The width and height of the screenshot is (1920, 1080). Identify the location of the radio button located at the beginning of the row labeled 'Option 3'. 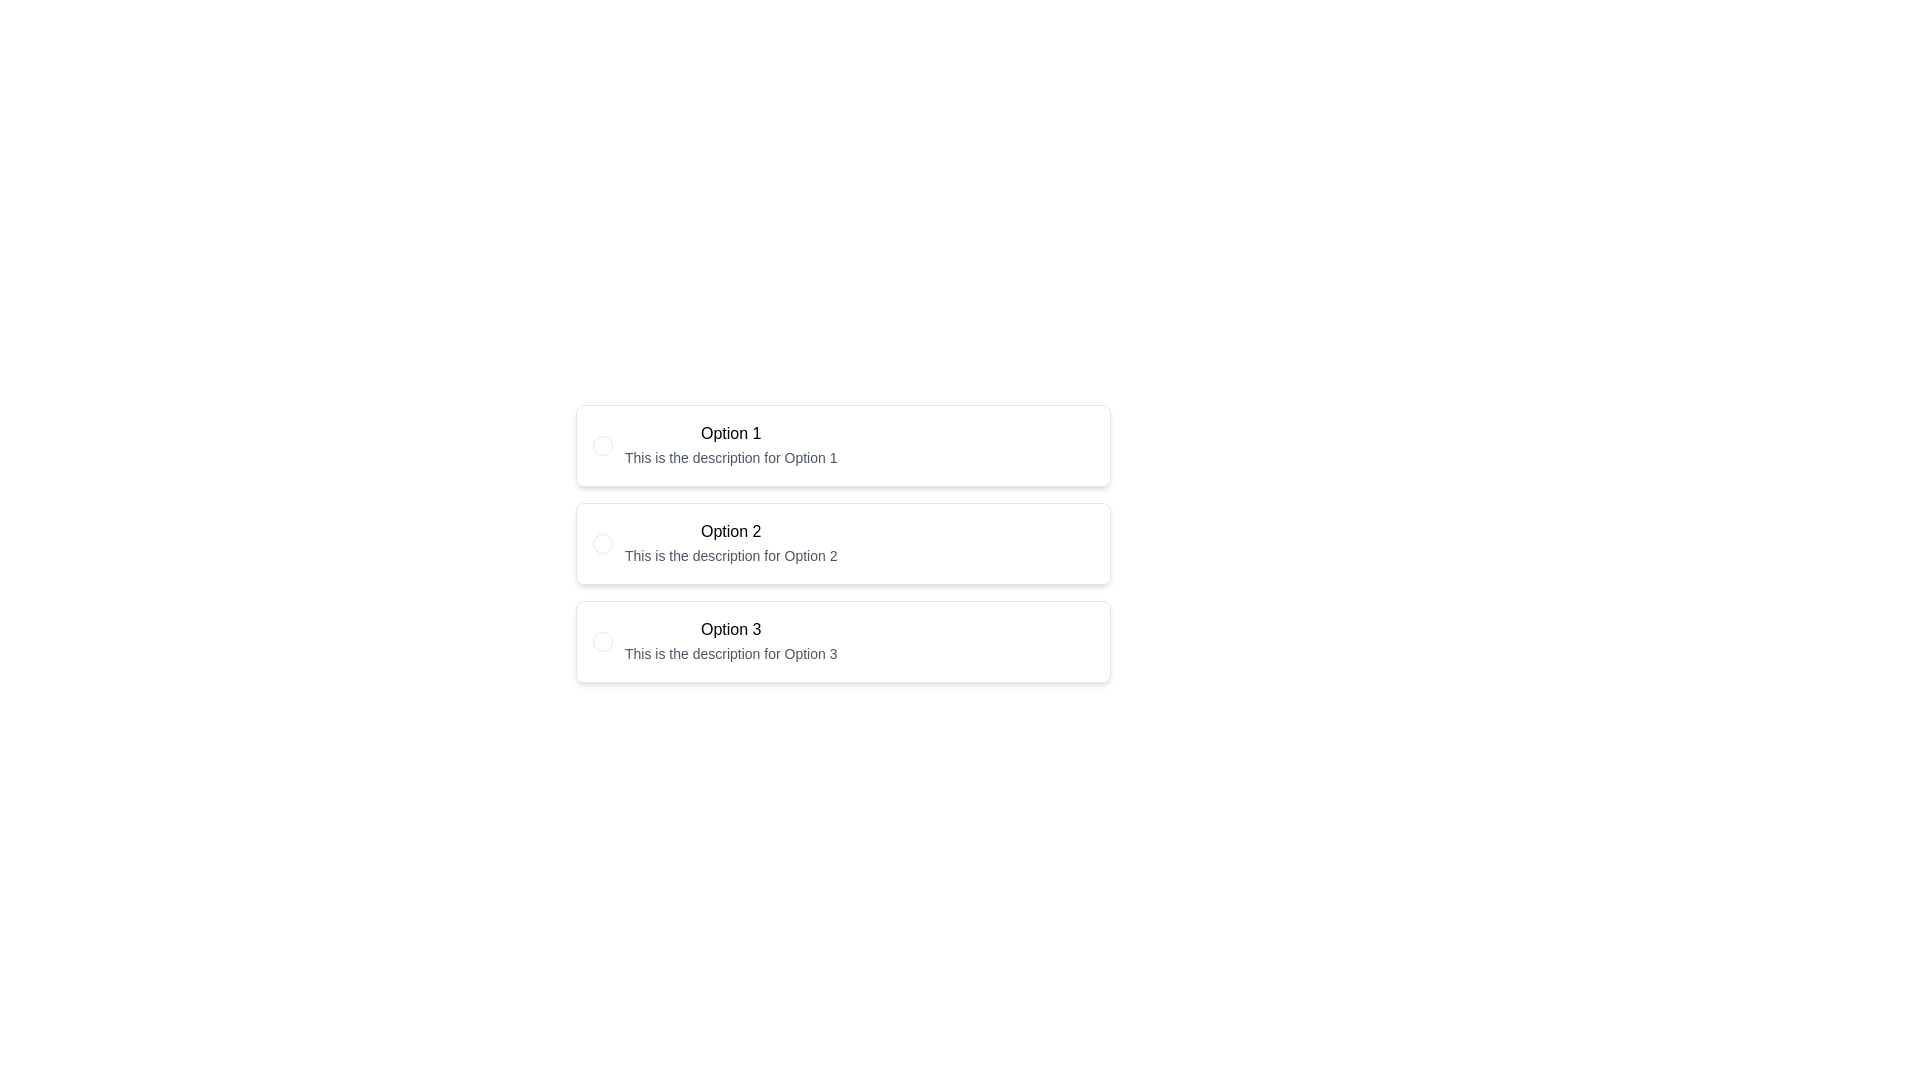
(602, 641).